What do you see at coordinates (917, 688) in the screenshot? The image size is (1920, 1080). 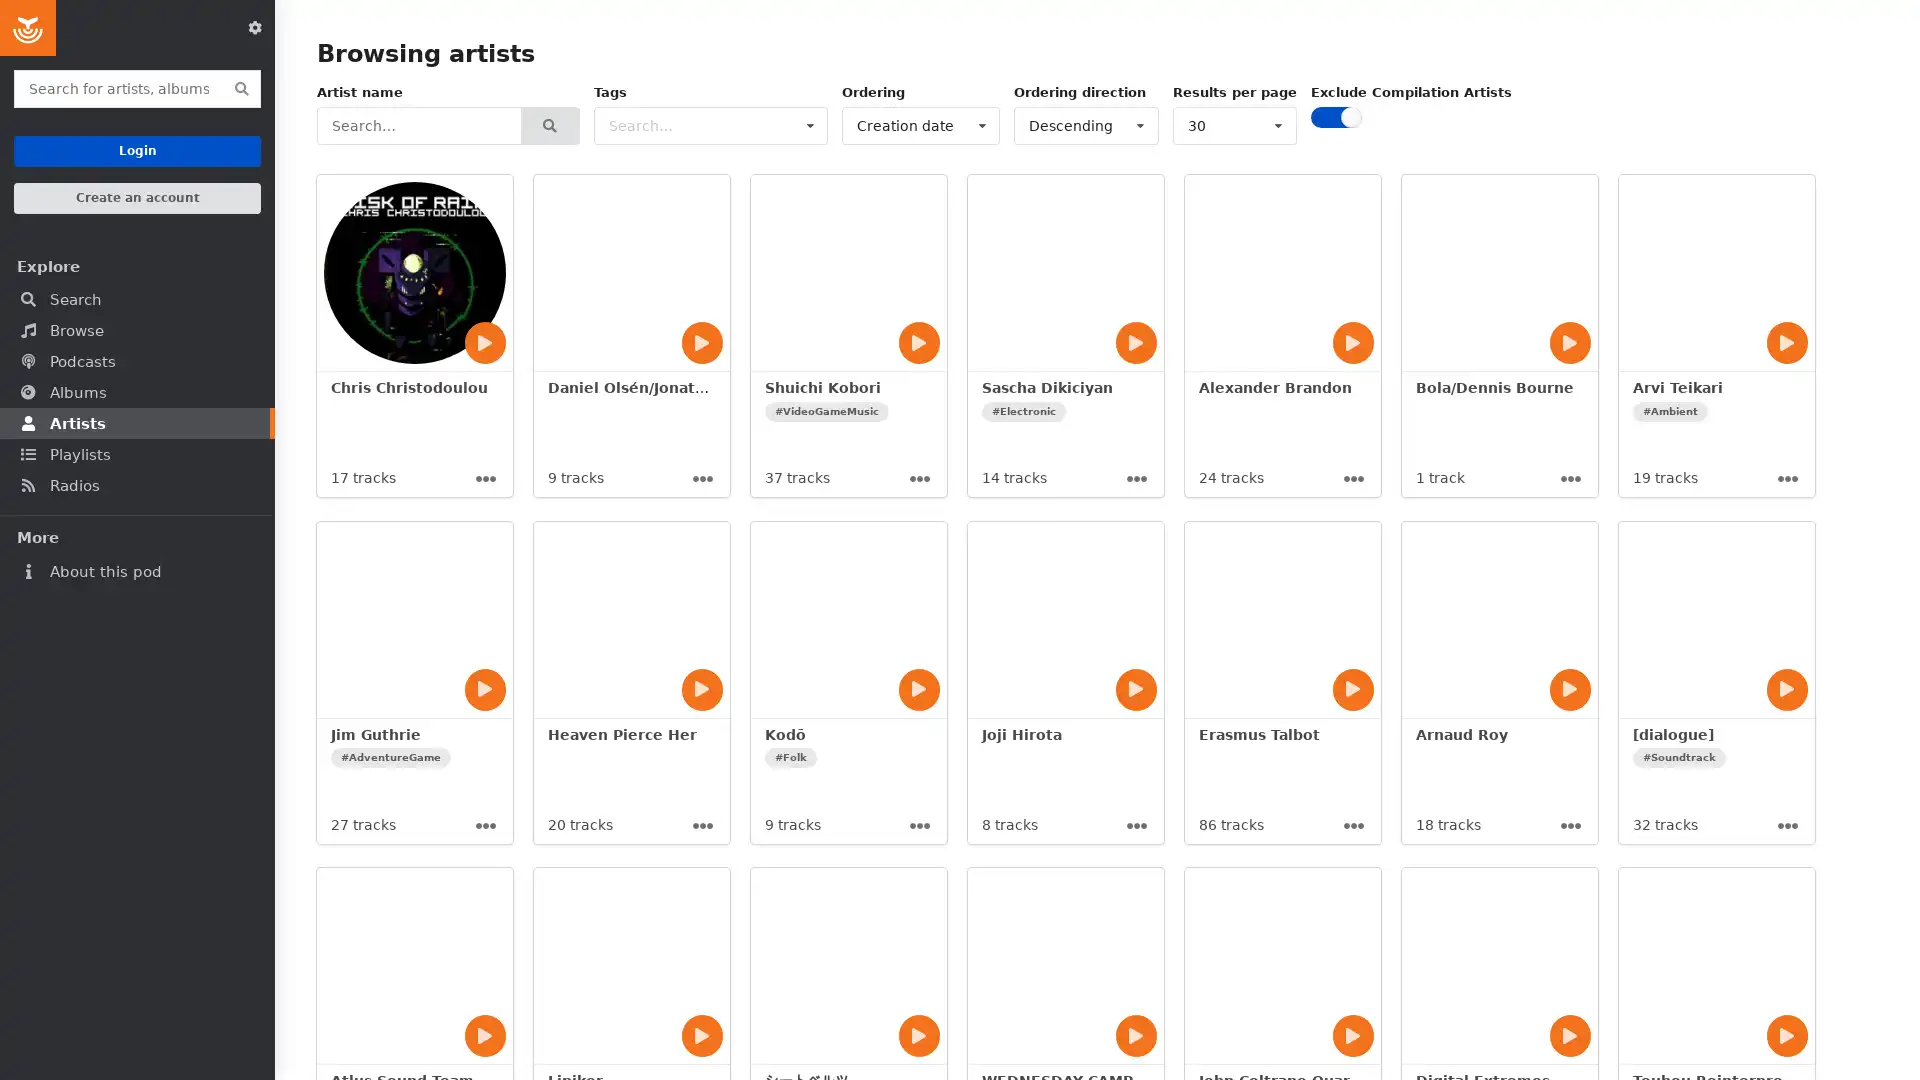 I see `Play artist` at bounding box center [917, 688].